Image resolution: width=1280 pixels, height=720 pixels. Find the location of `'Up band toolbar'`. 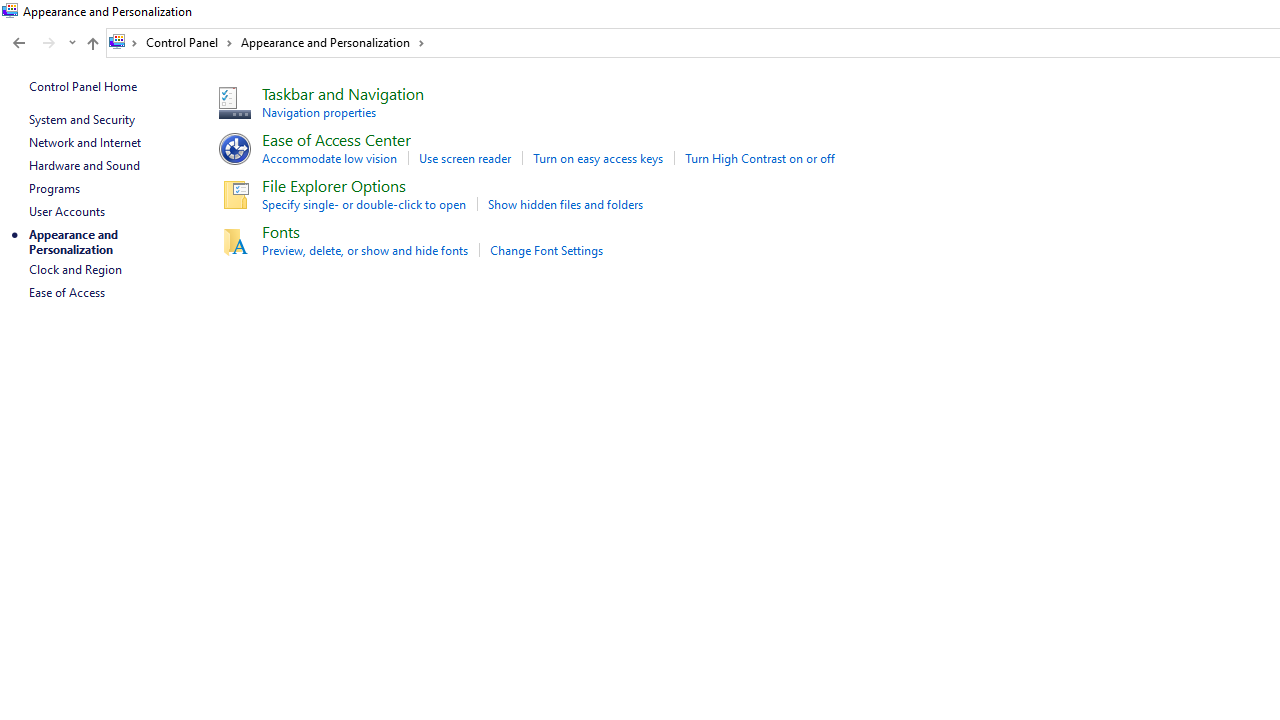

'Up band toolbar' is located at coordinates (91, 45).